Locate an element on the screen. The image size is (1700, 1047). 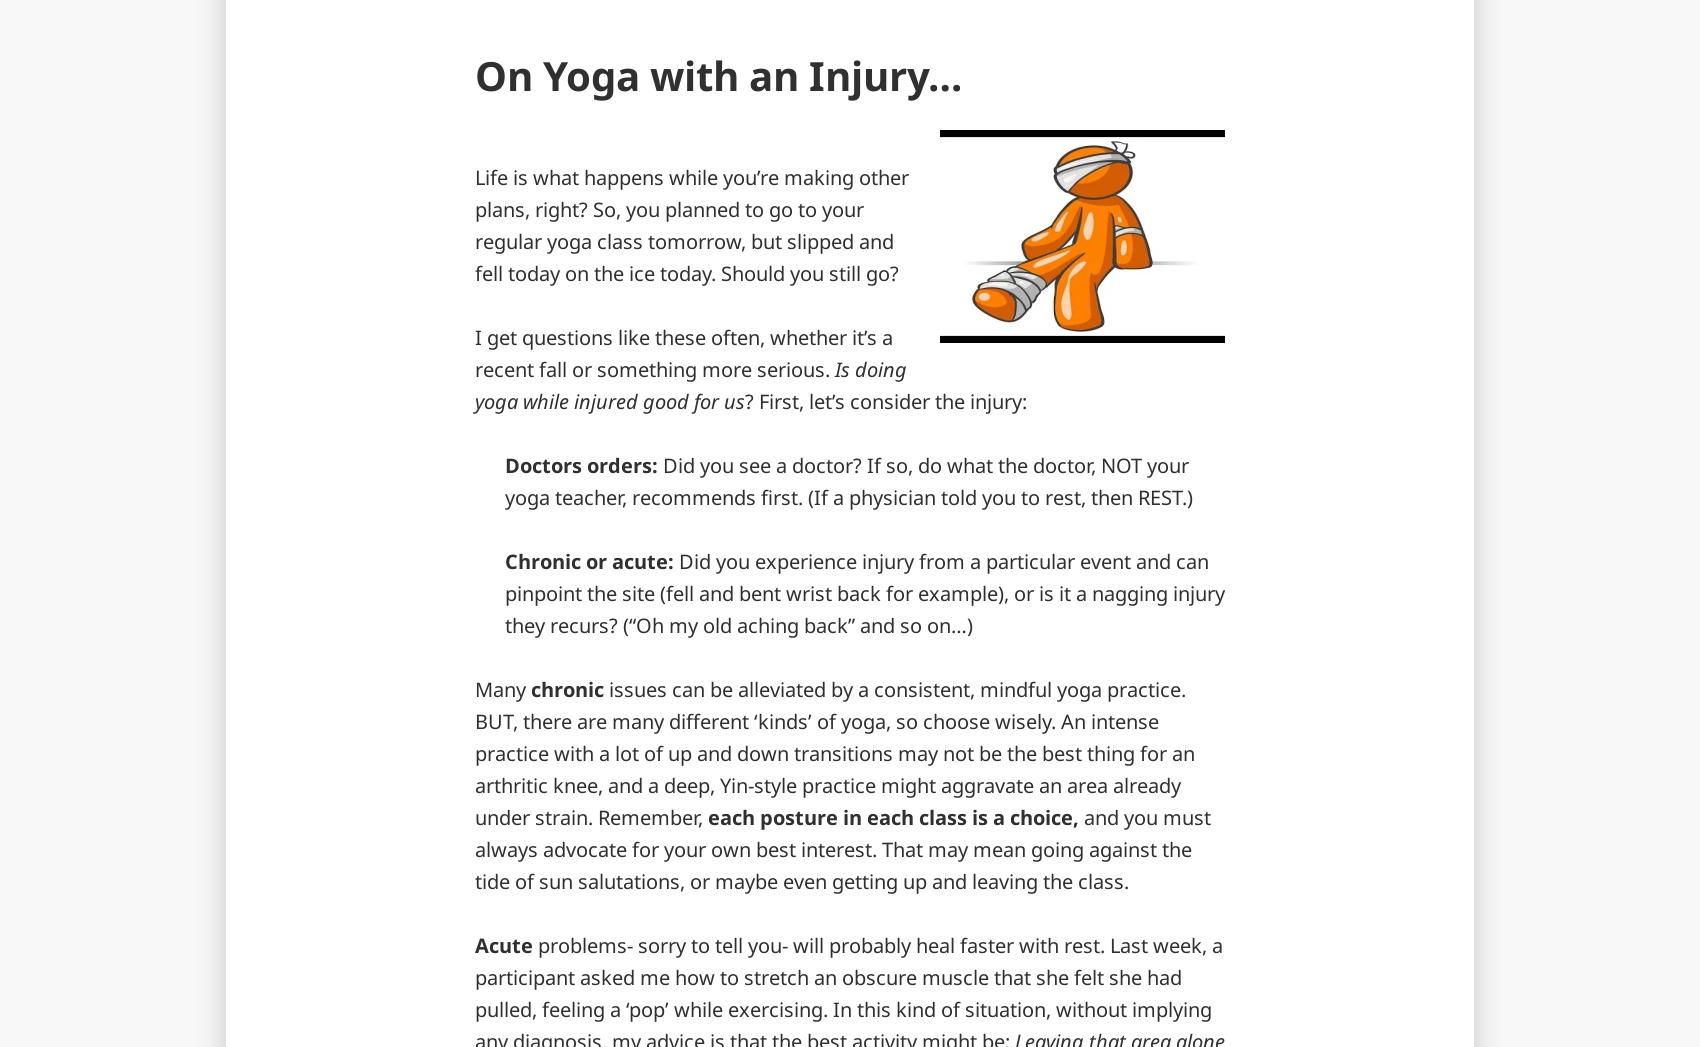
'Doctors orders:' is located at coordinates (580, 465).